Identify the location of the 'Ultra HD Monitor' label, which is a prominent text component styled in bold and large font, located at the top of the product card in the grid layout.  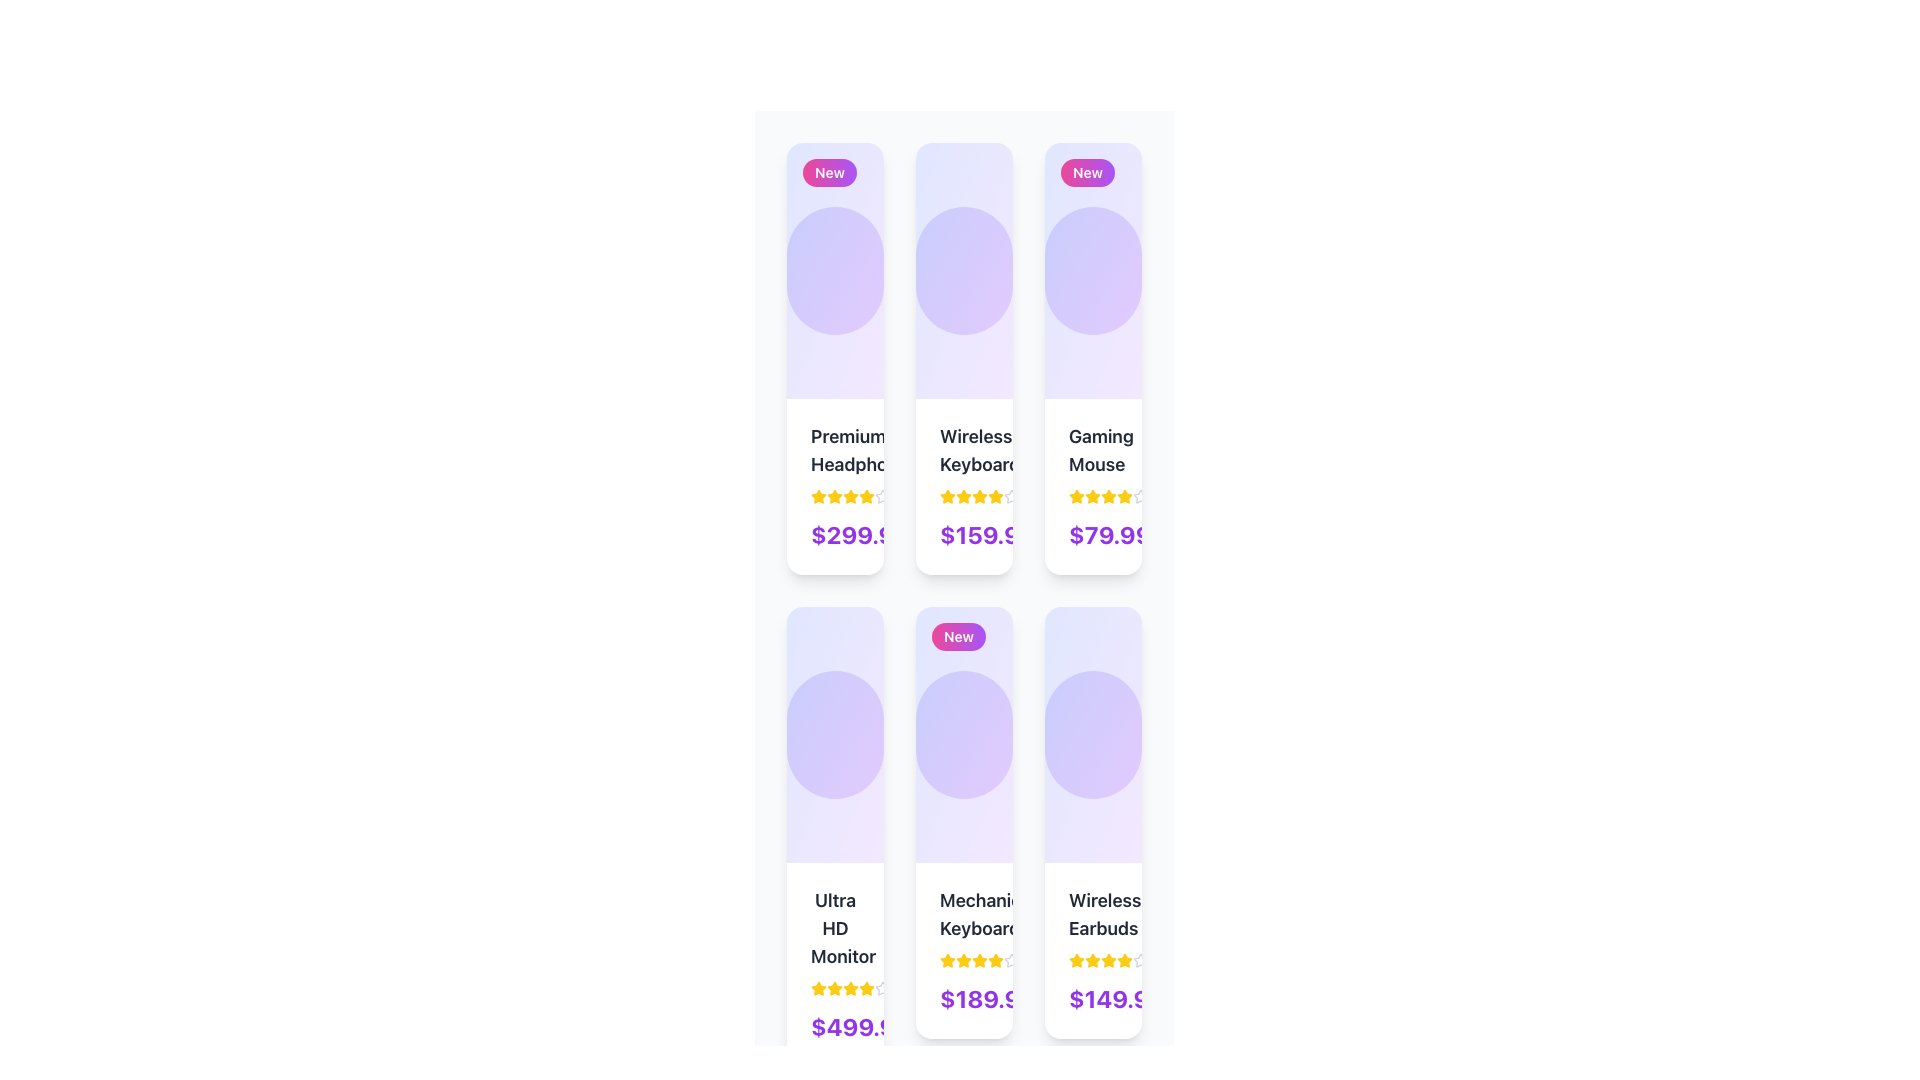
(835, 929).